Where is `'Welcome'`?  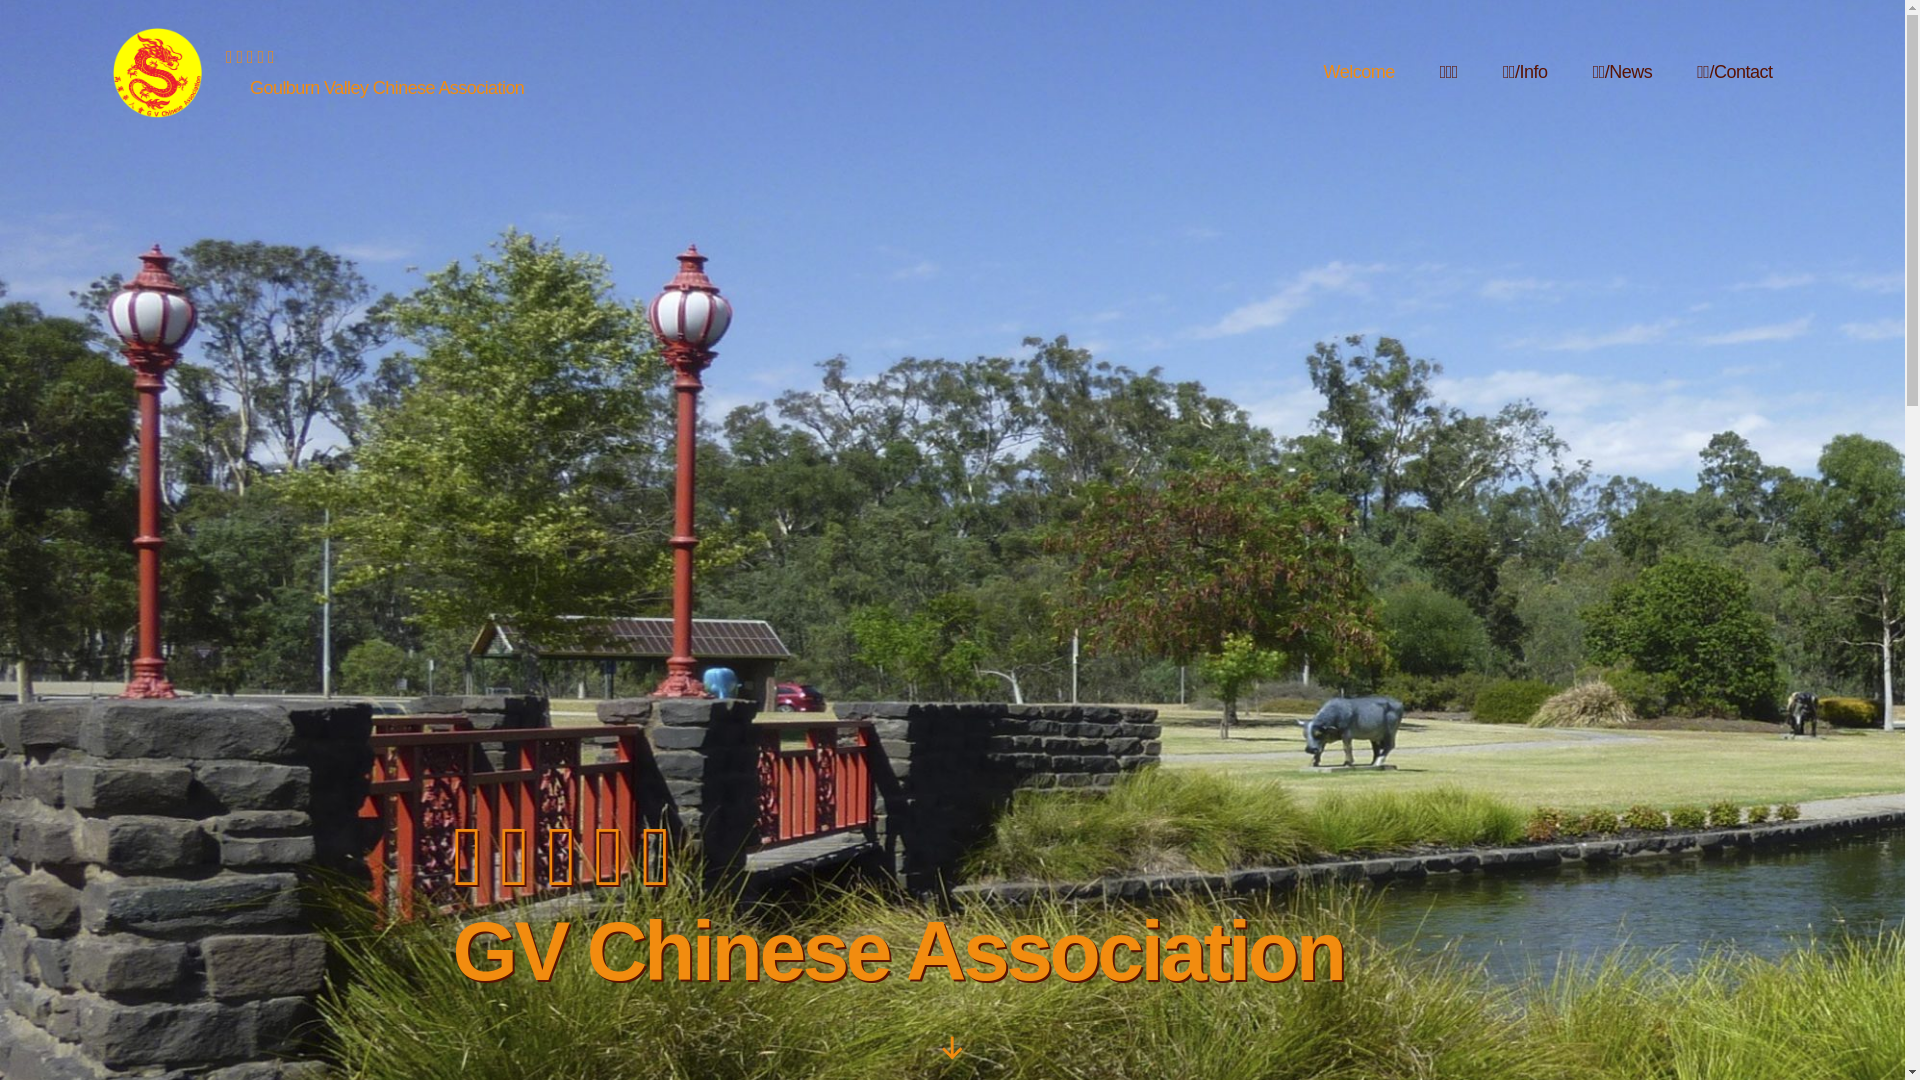 'Welcome' is located at coordinates (1368, 72).